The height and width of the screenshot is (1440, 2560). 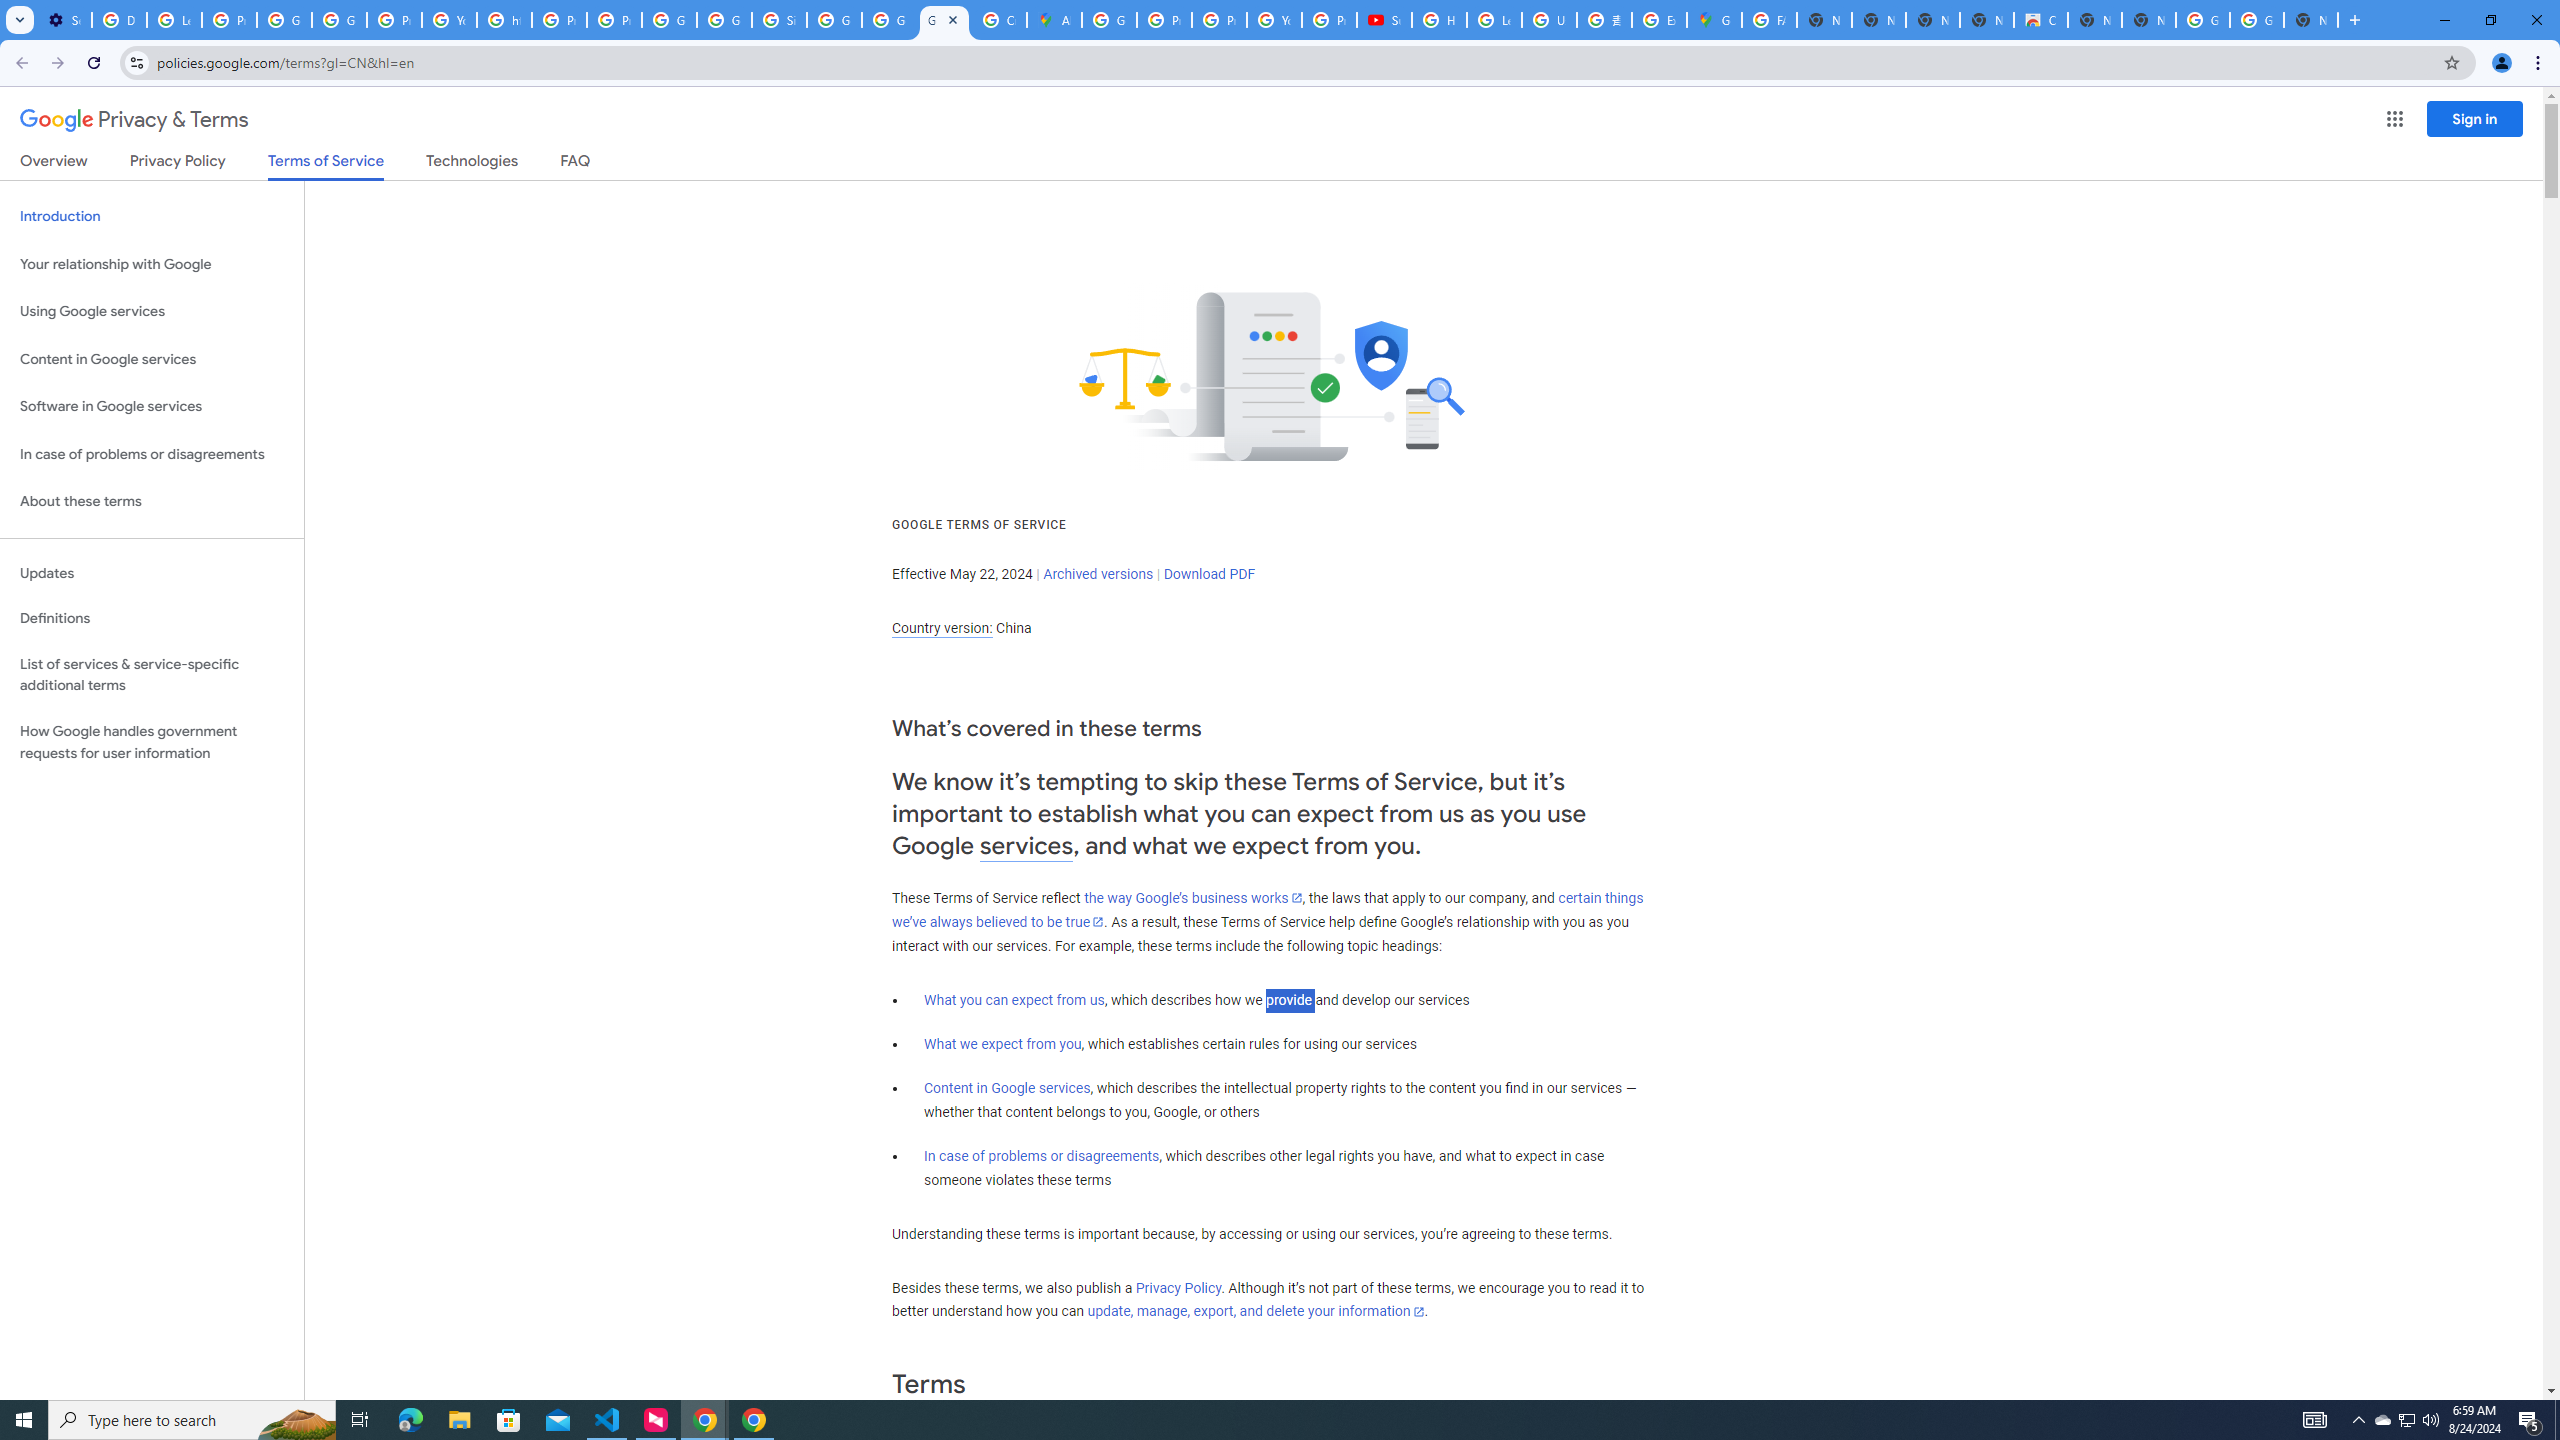 I want to click on 'What we expect from you', so click(x=1002, y=1043).